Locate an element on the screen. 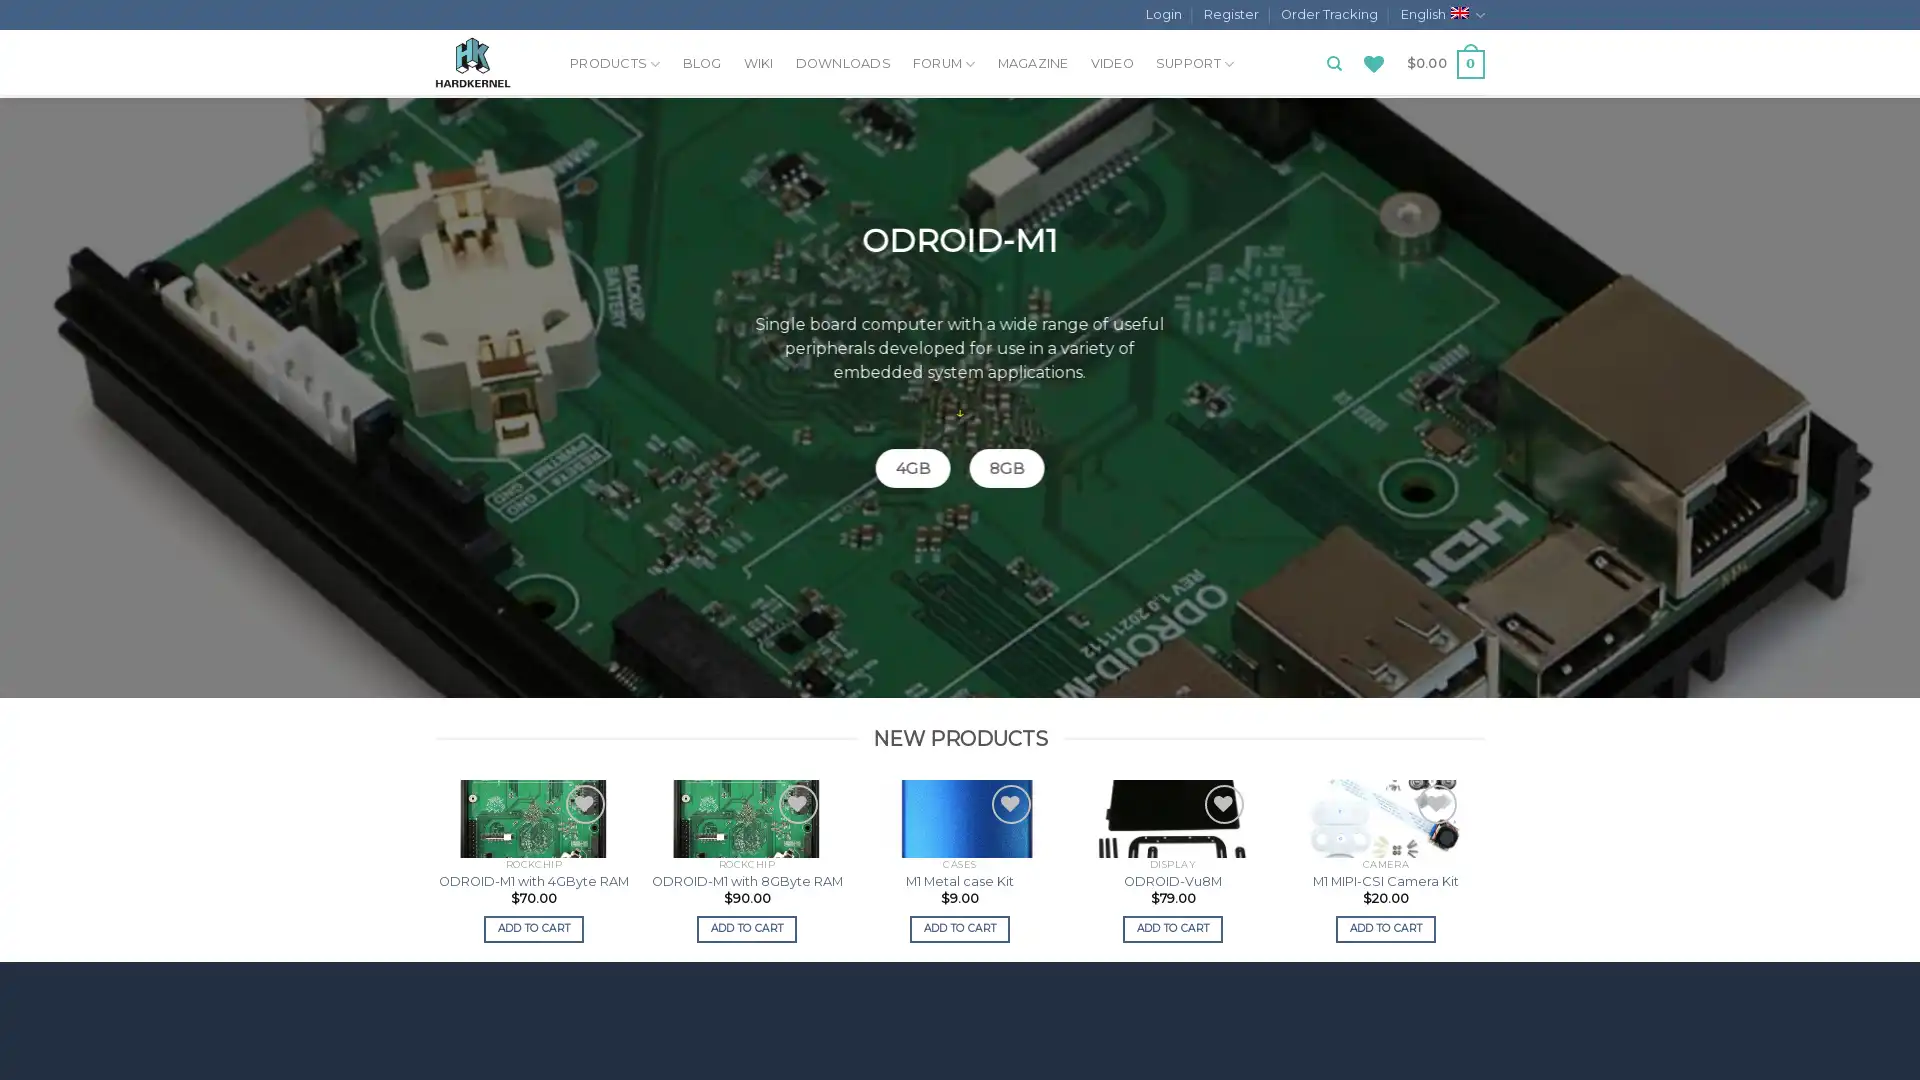  Previous is located at coordinates (436, 867).